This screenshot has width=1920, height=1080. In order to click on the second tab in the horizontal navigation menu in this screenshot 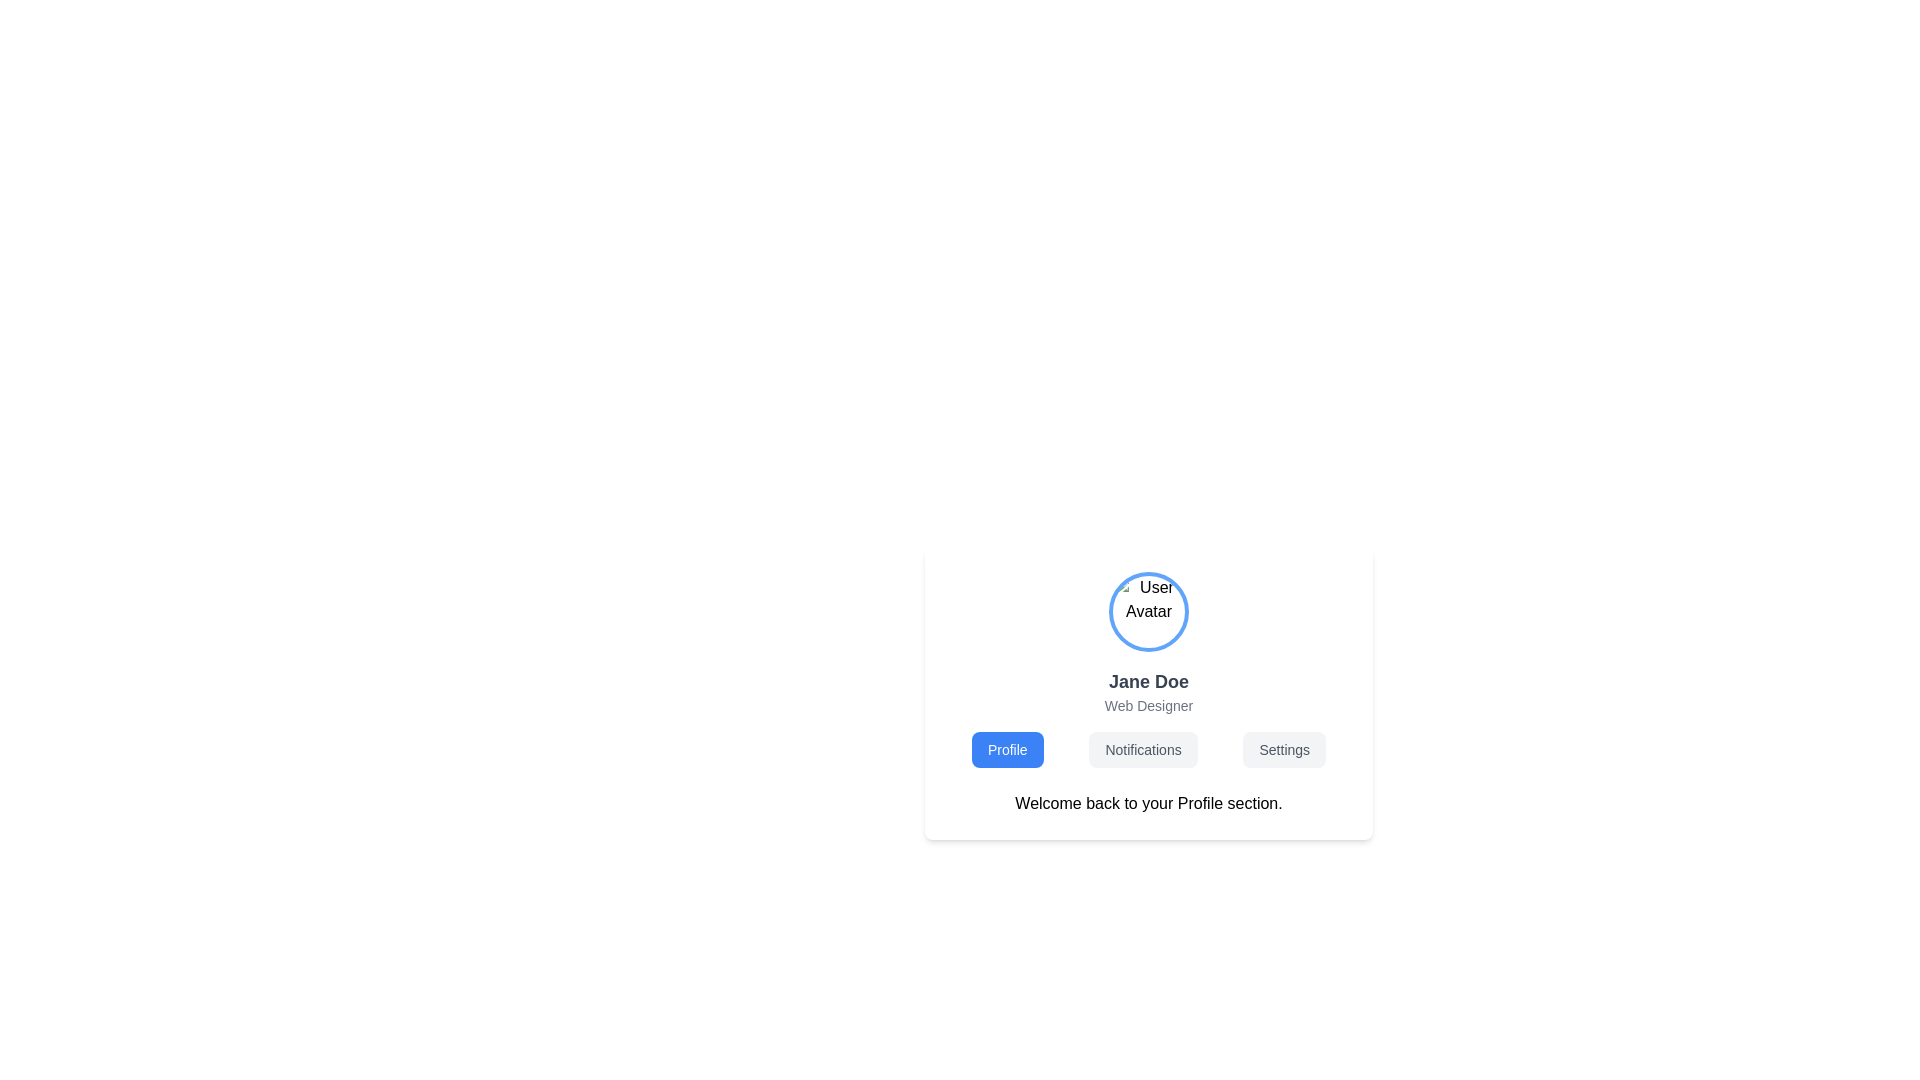, I will do `click(1148, 749)`.